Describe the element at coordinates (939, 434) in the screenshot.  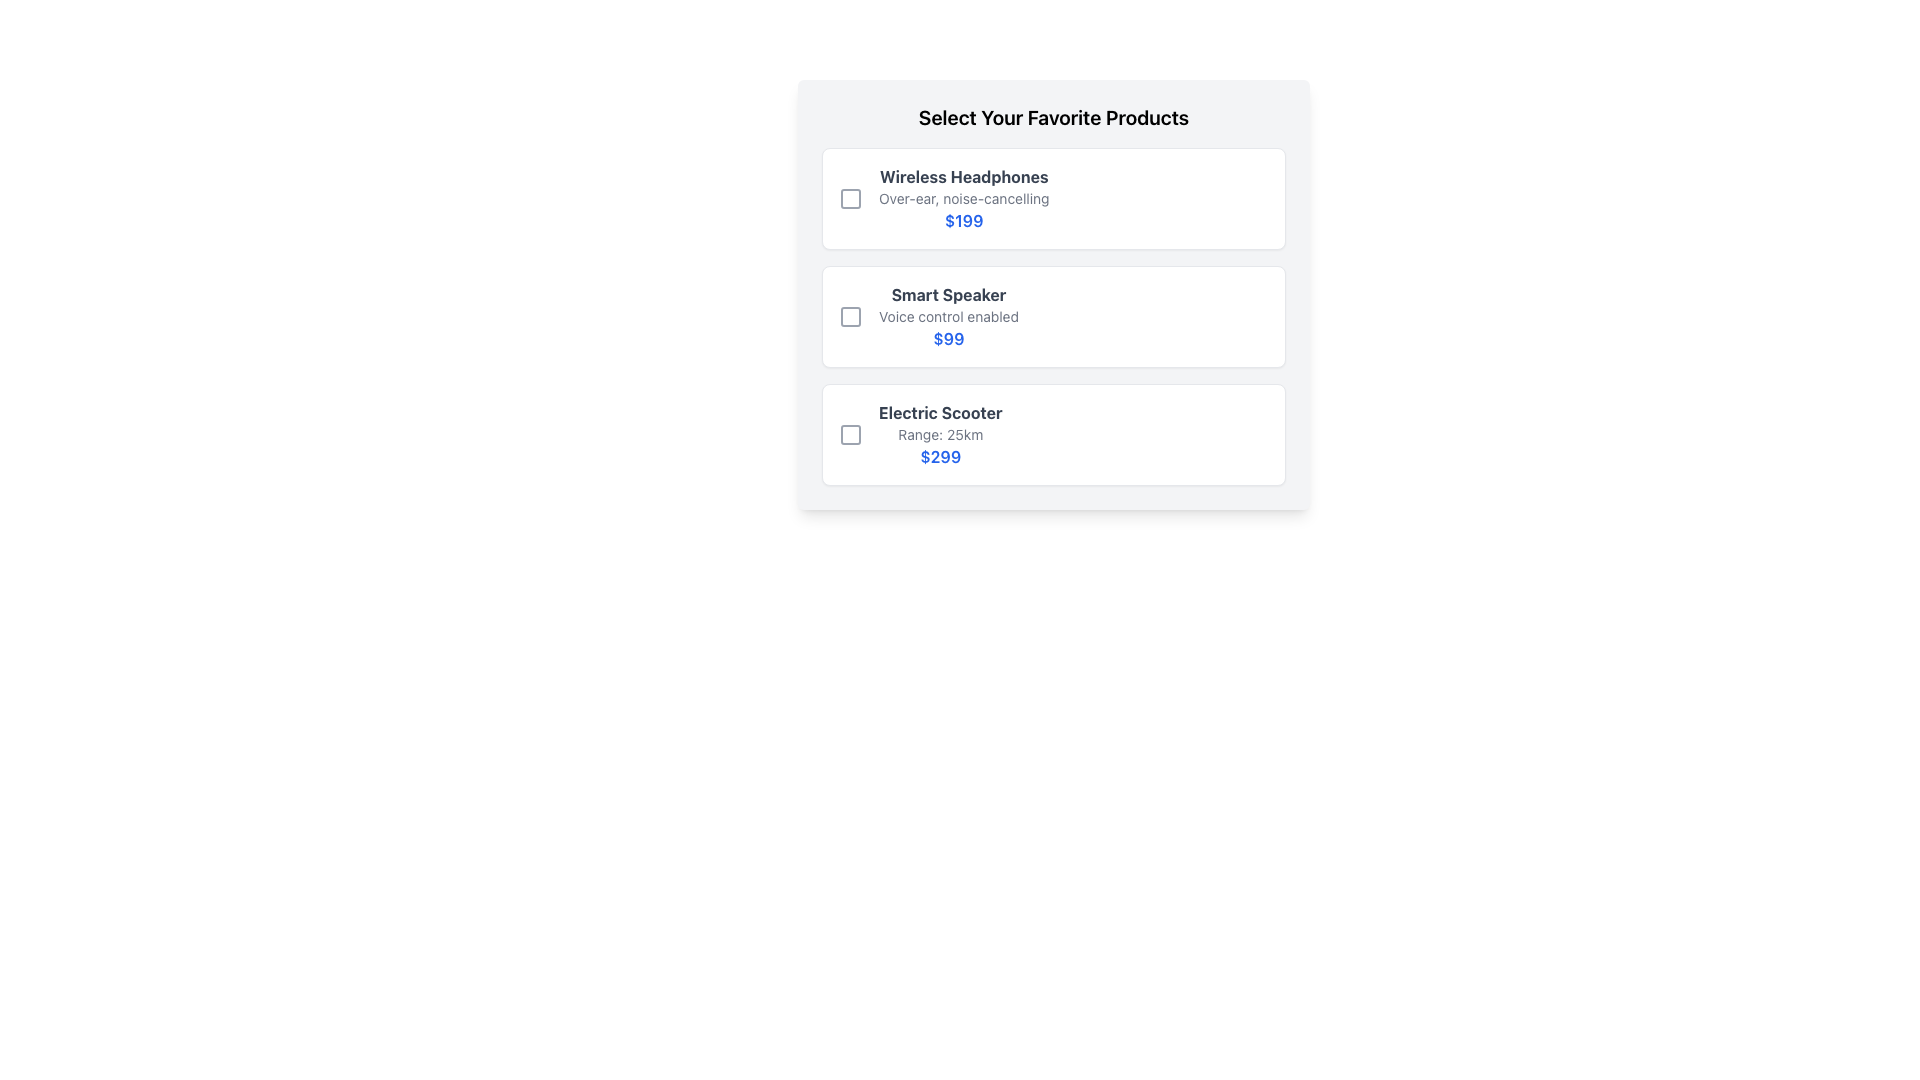
I see `the label displaying 'Range: 25km', which is located under the 'Electric Scooter' heading and above the price '$299'` at that location.